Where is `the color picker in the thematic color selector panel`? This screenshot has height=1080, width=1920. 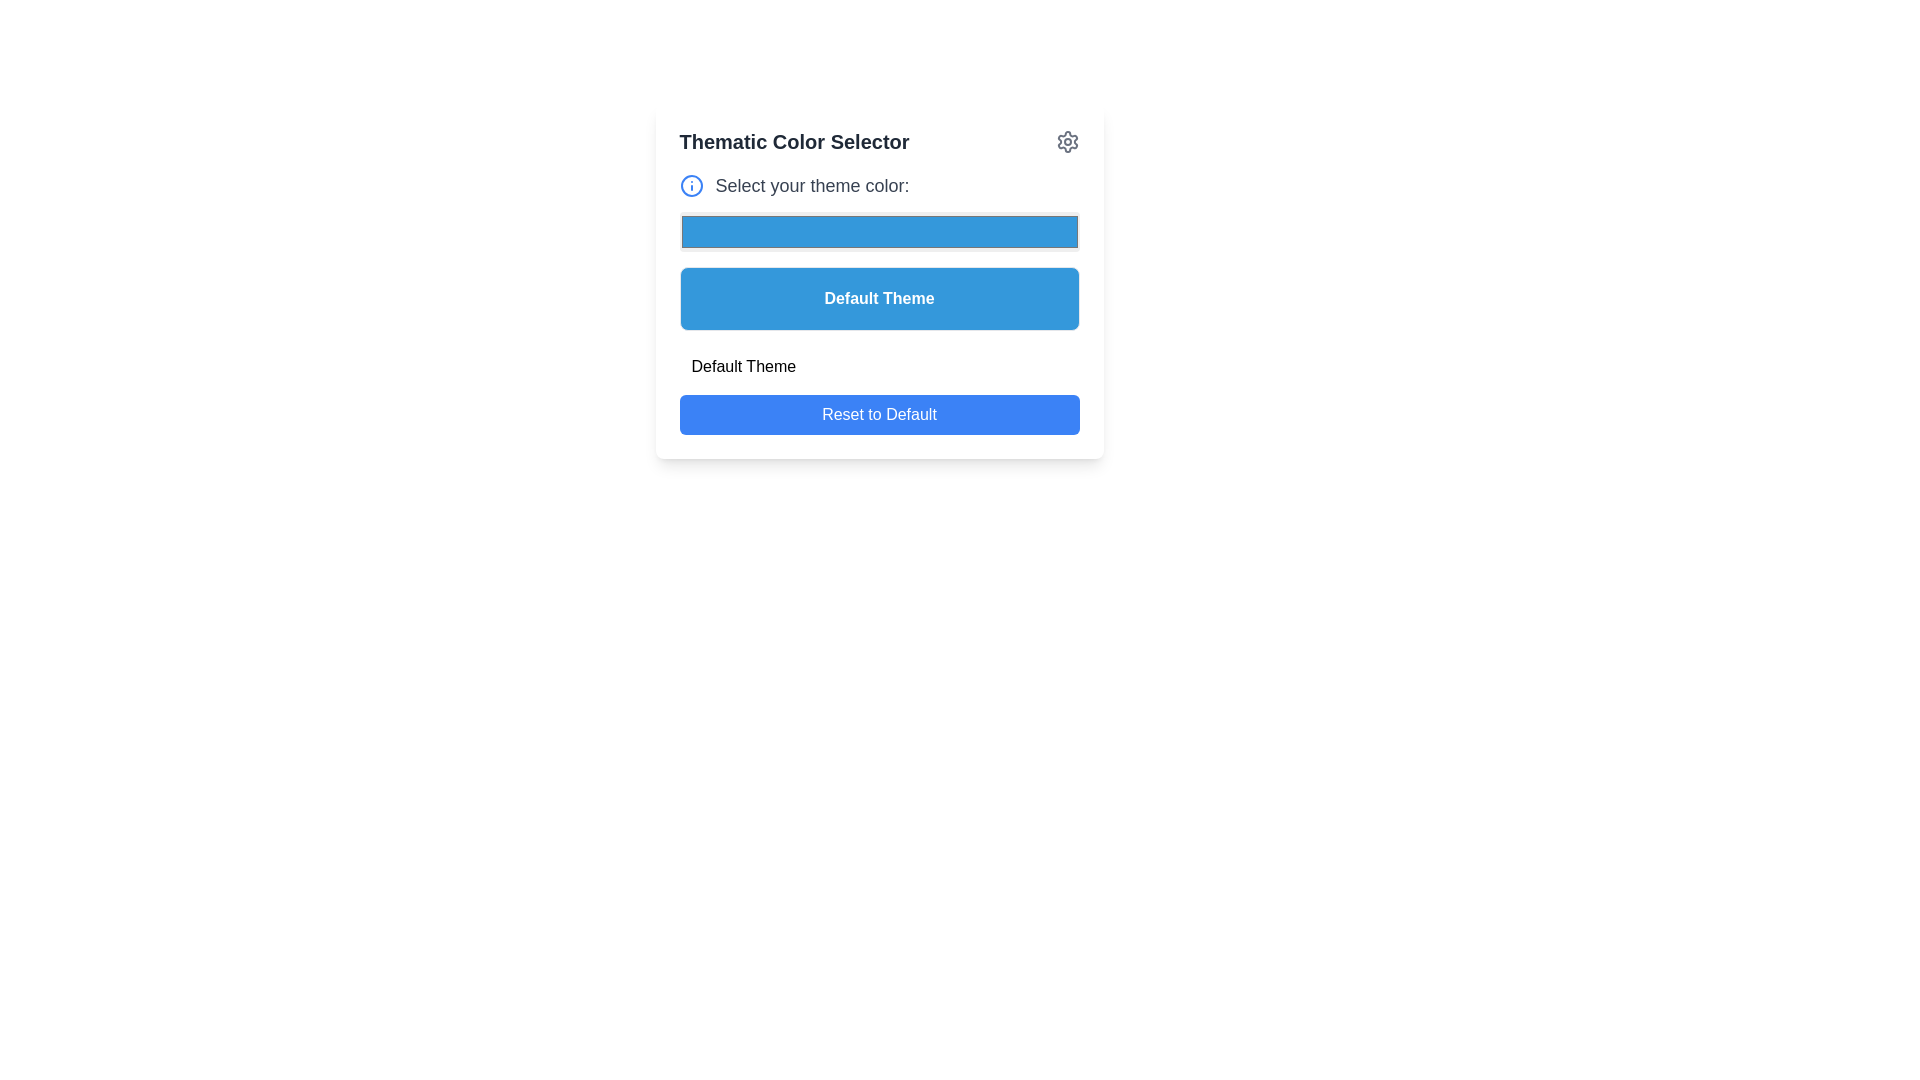 the color picker in the thematic color selector panel is located at coordinates (879, 250).